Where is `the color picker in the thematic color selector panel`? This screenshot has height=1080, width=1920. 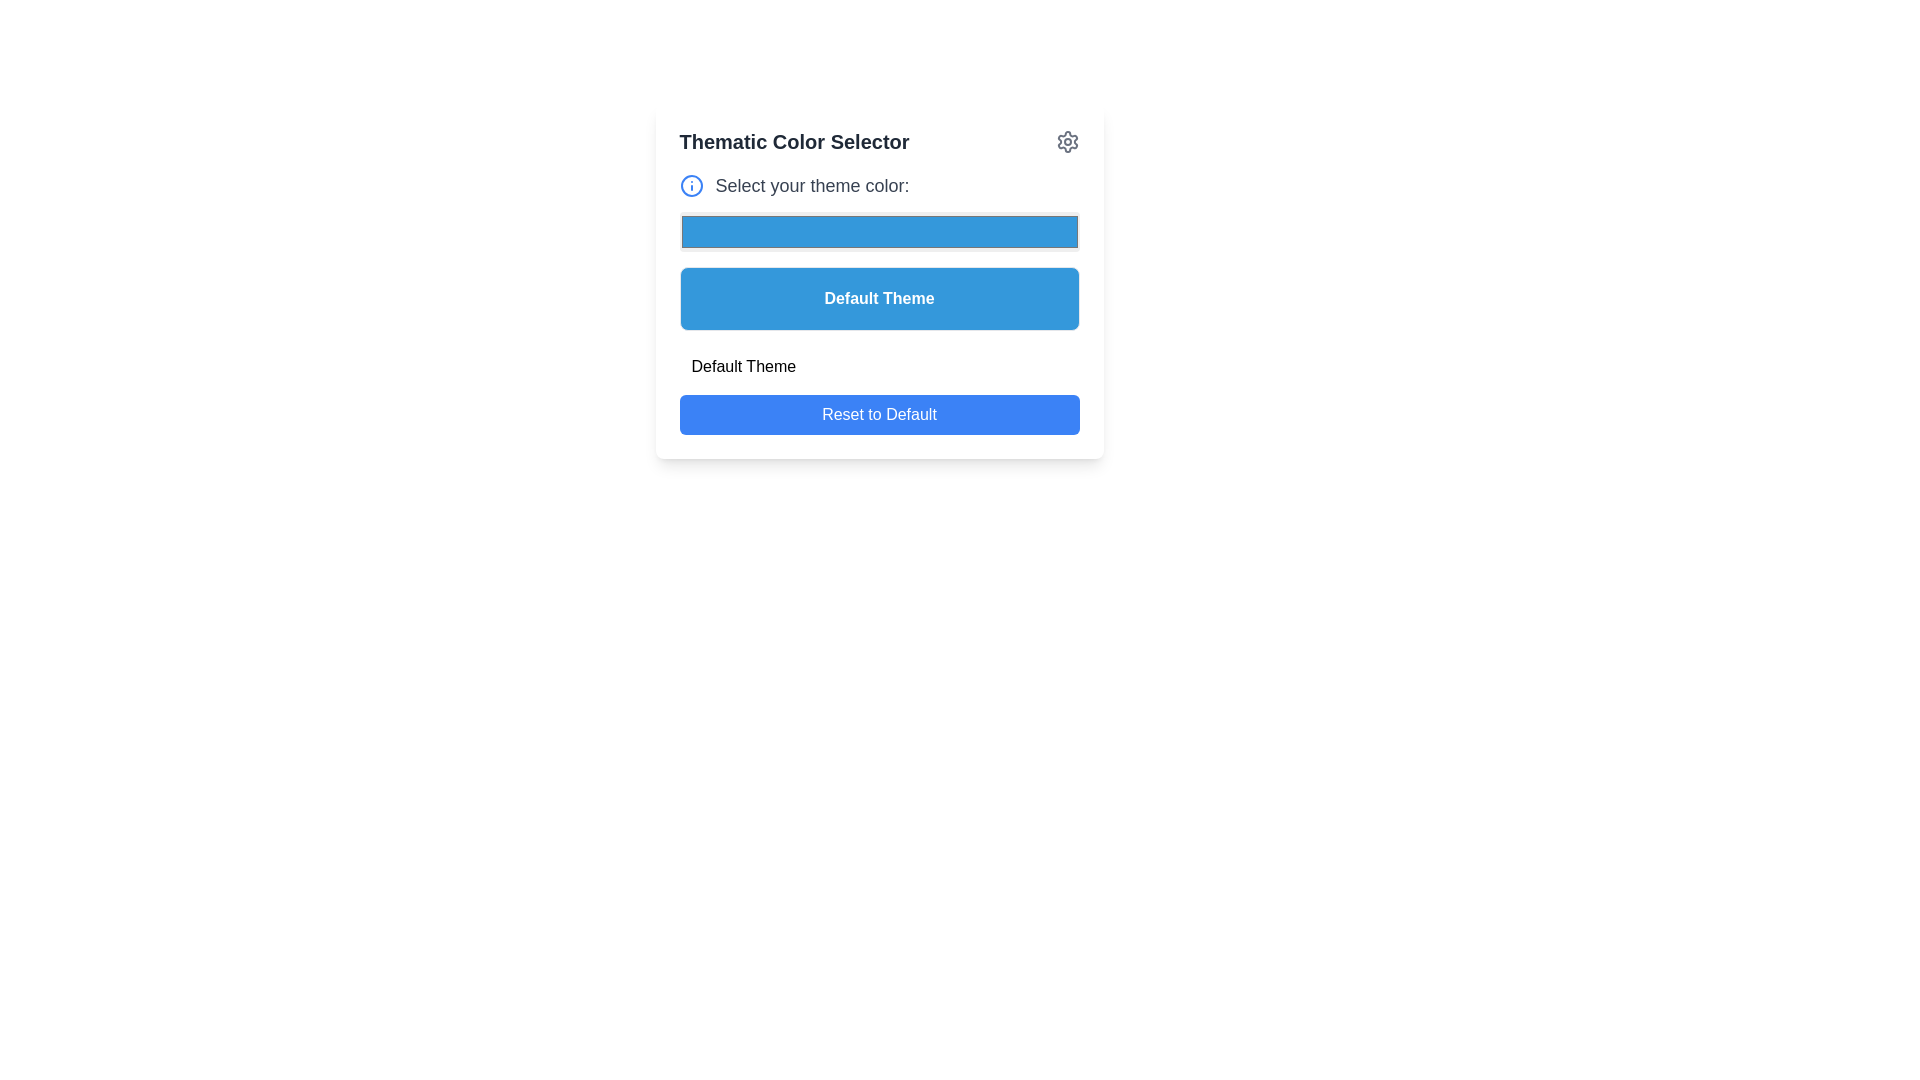 the color picker in the thematic color selector panel is located at coordinates (879, 250).